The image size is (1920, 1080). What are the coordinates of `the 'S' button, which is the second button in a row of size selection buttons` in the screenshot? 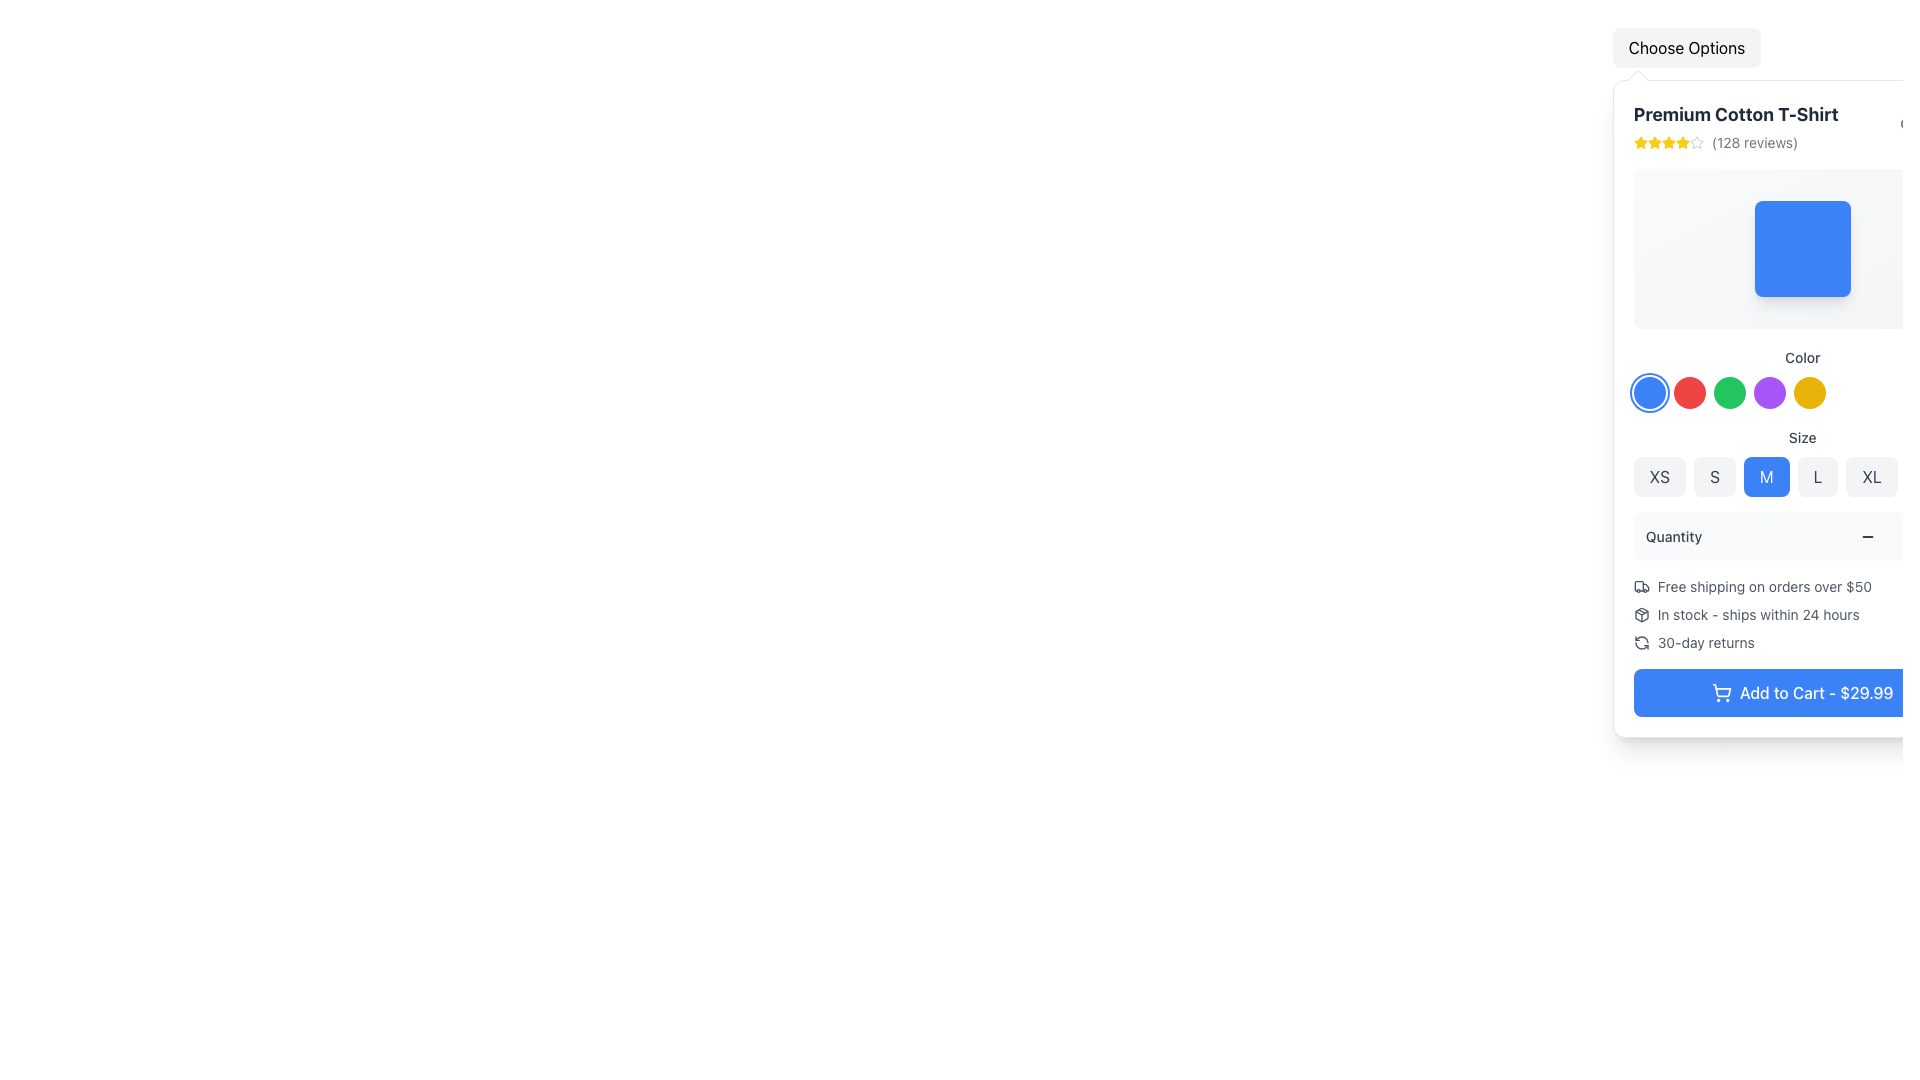 It's located at (1714, 477).